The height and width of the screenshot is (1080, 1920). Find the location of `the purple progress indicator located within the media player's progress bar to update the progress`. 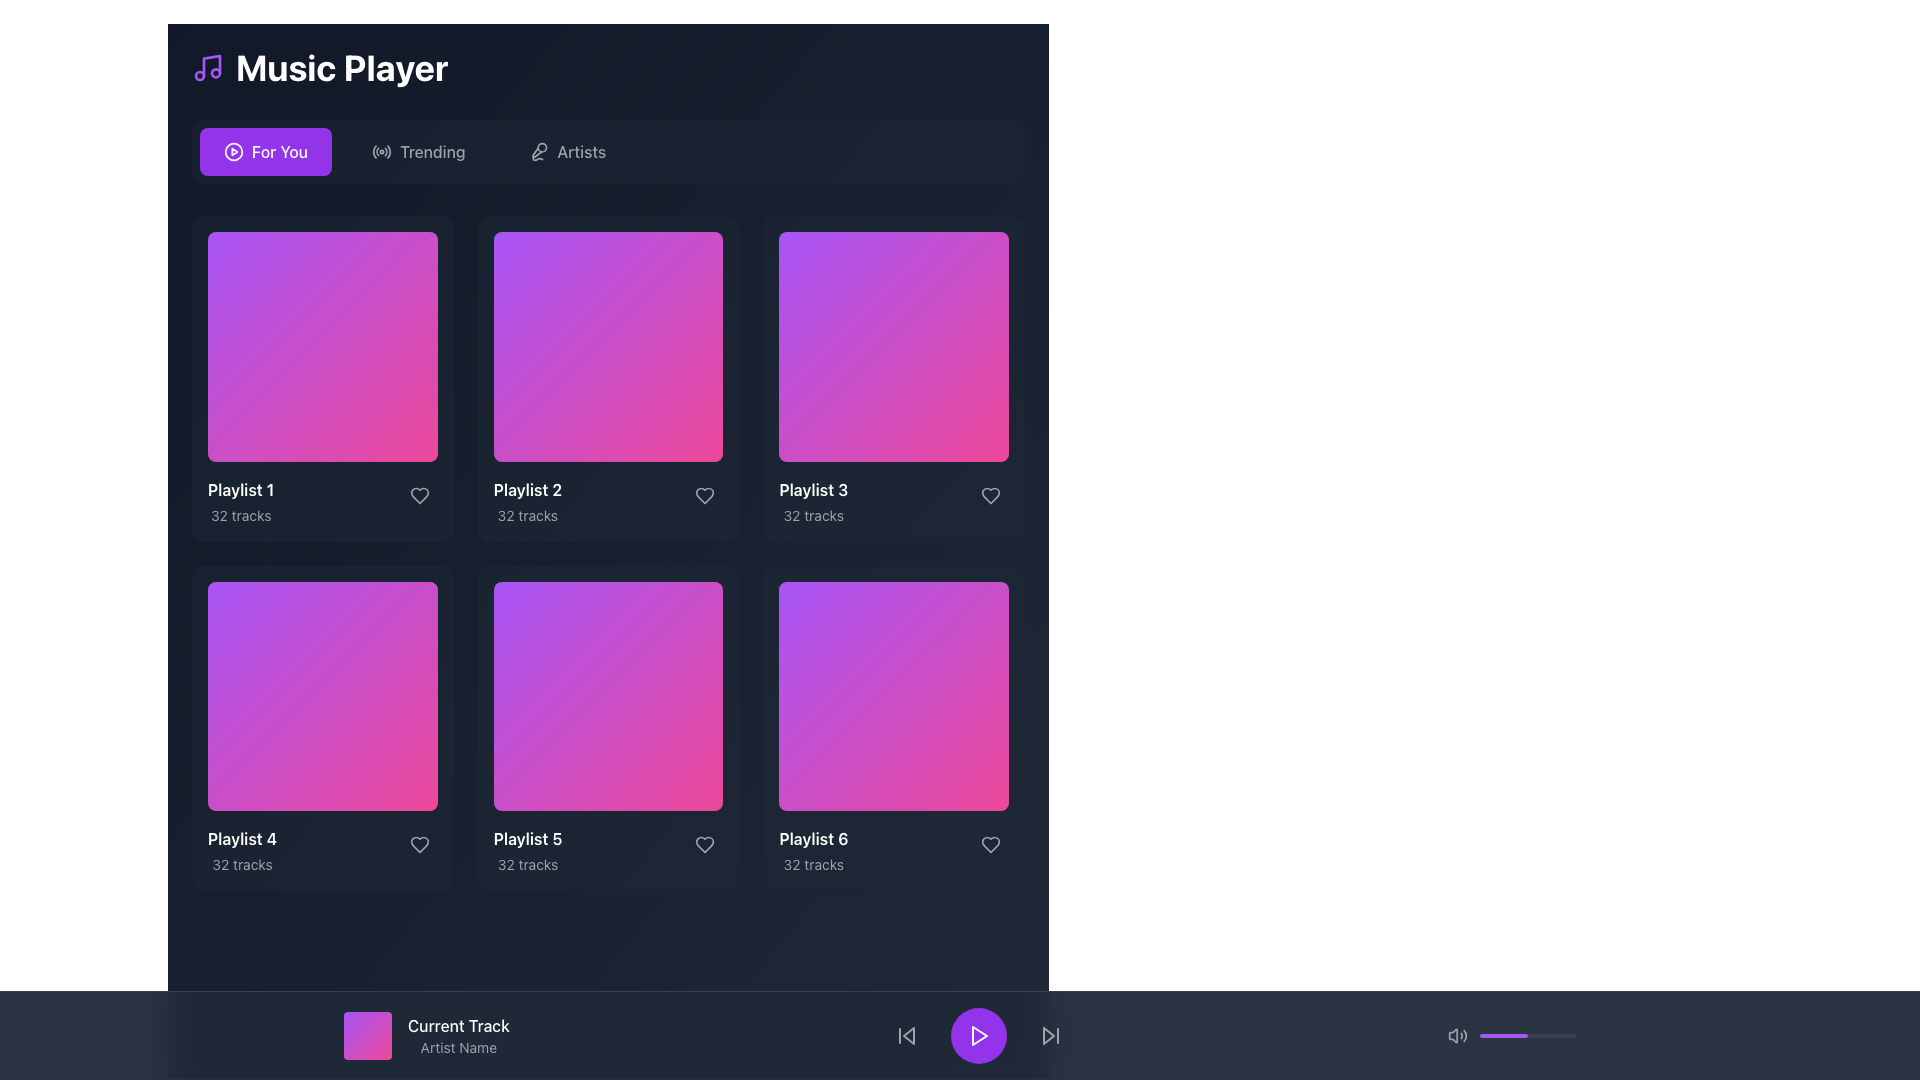

the purple progress indicator located within the media player's progress bar to update the progress is located at coordinates (1503, 1035).